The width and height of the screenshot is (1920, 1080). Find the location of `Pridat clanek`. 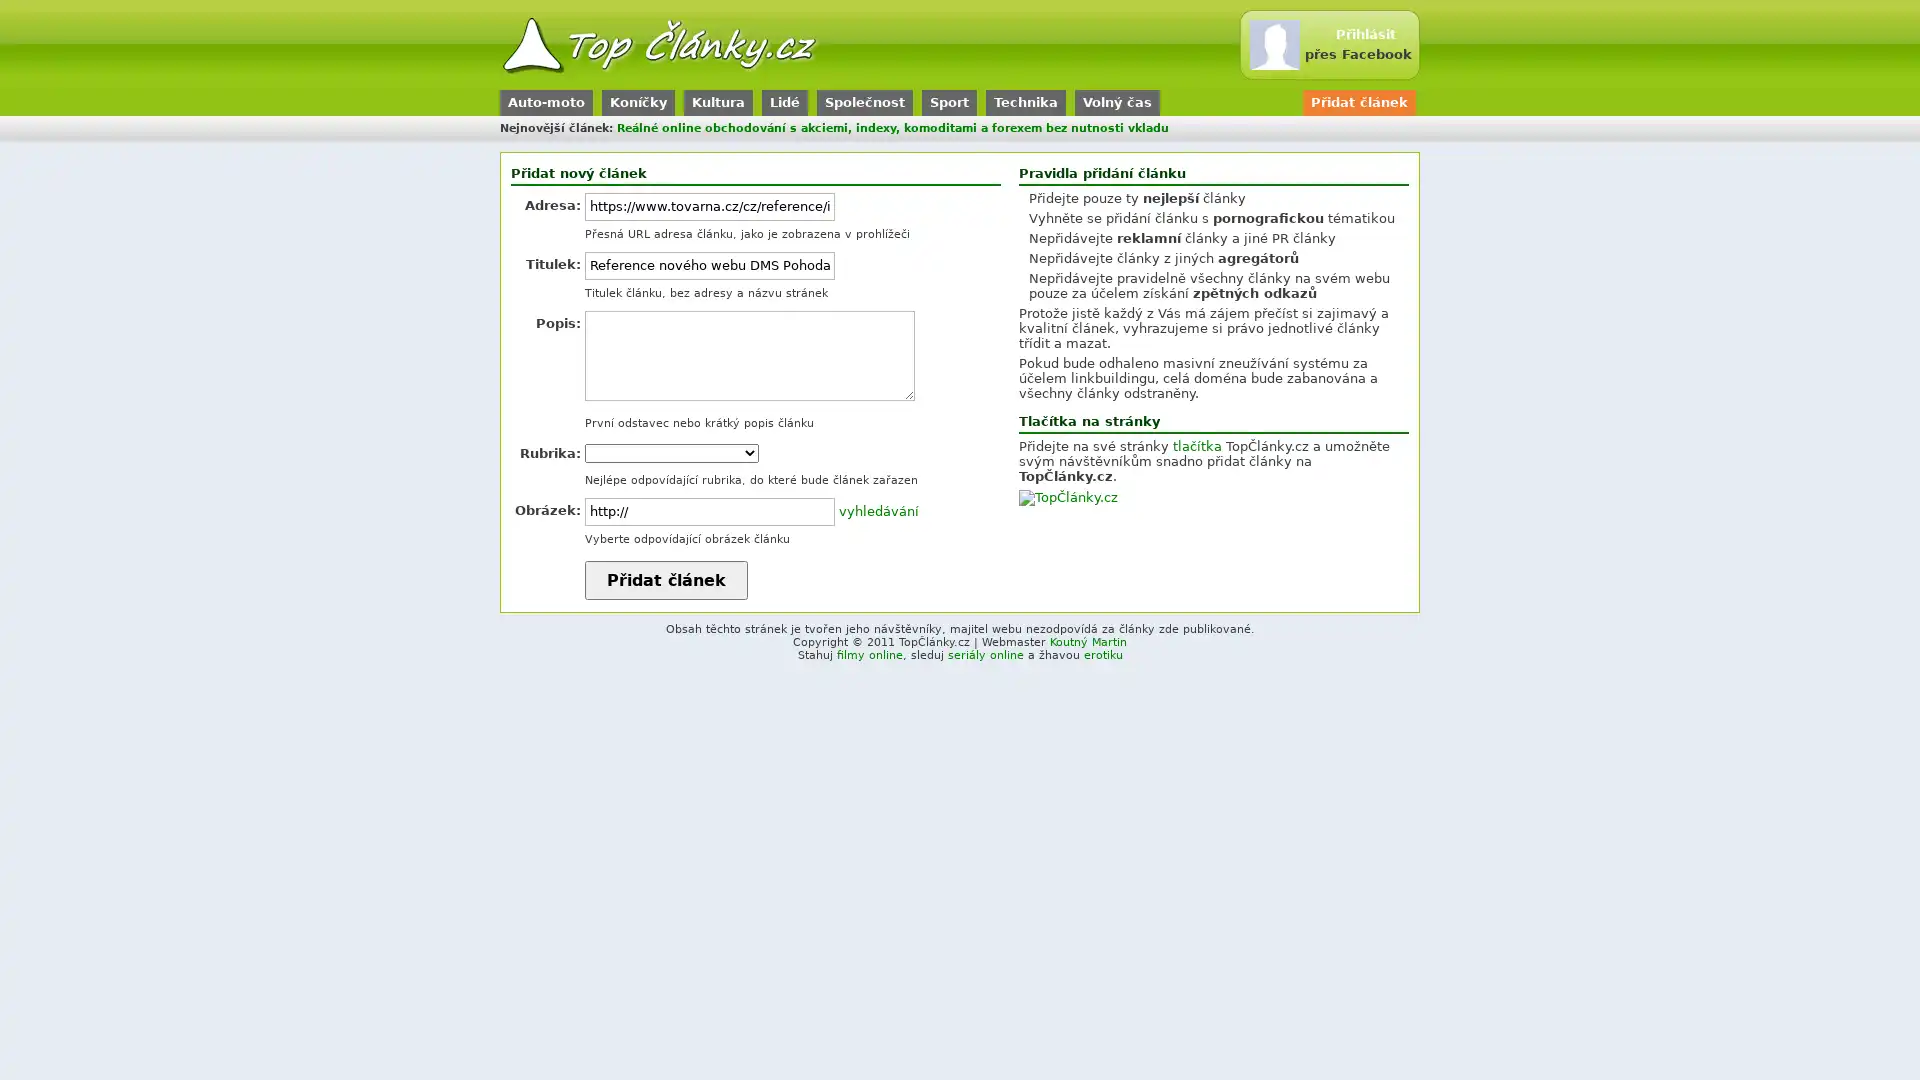

Pridat clanek is located at coordinates (666, 580).